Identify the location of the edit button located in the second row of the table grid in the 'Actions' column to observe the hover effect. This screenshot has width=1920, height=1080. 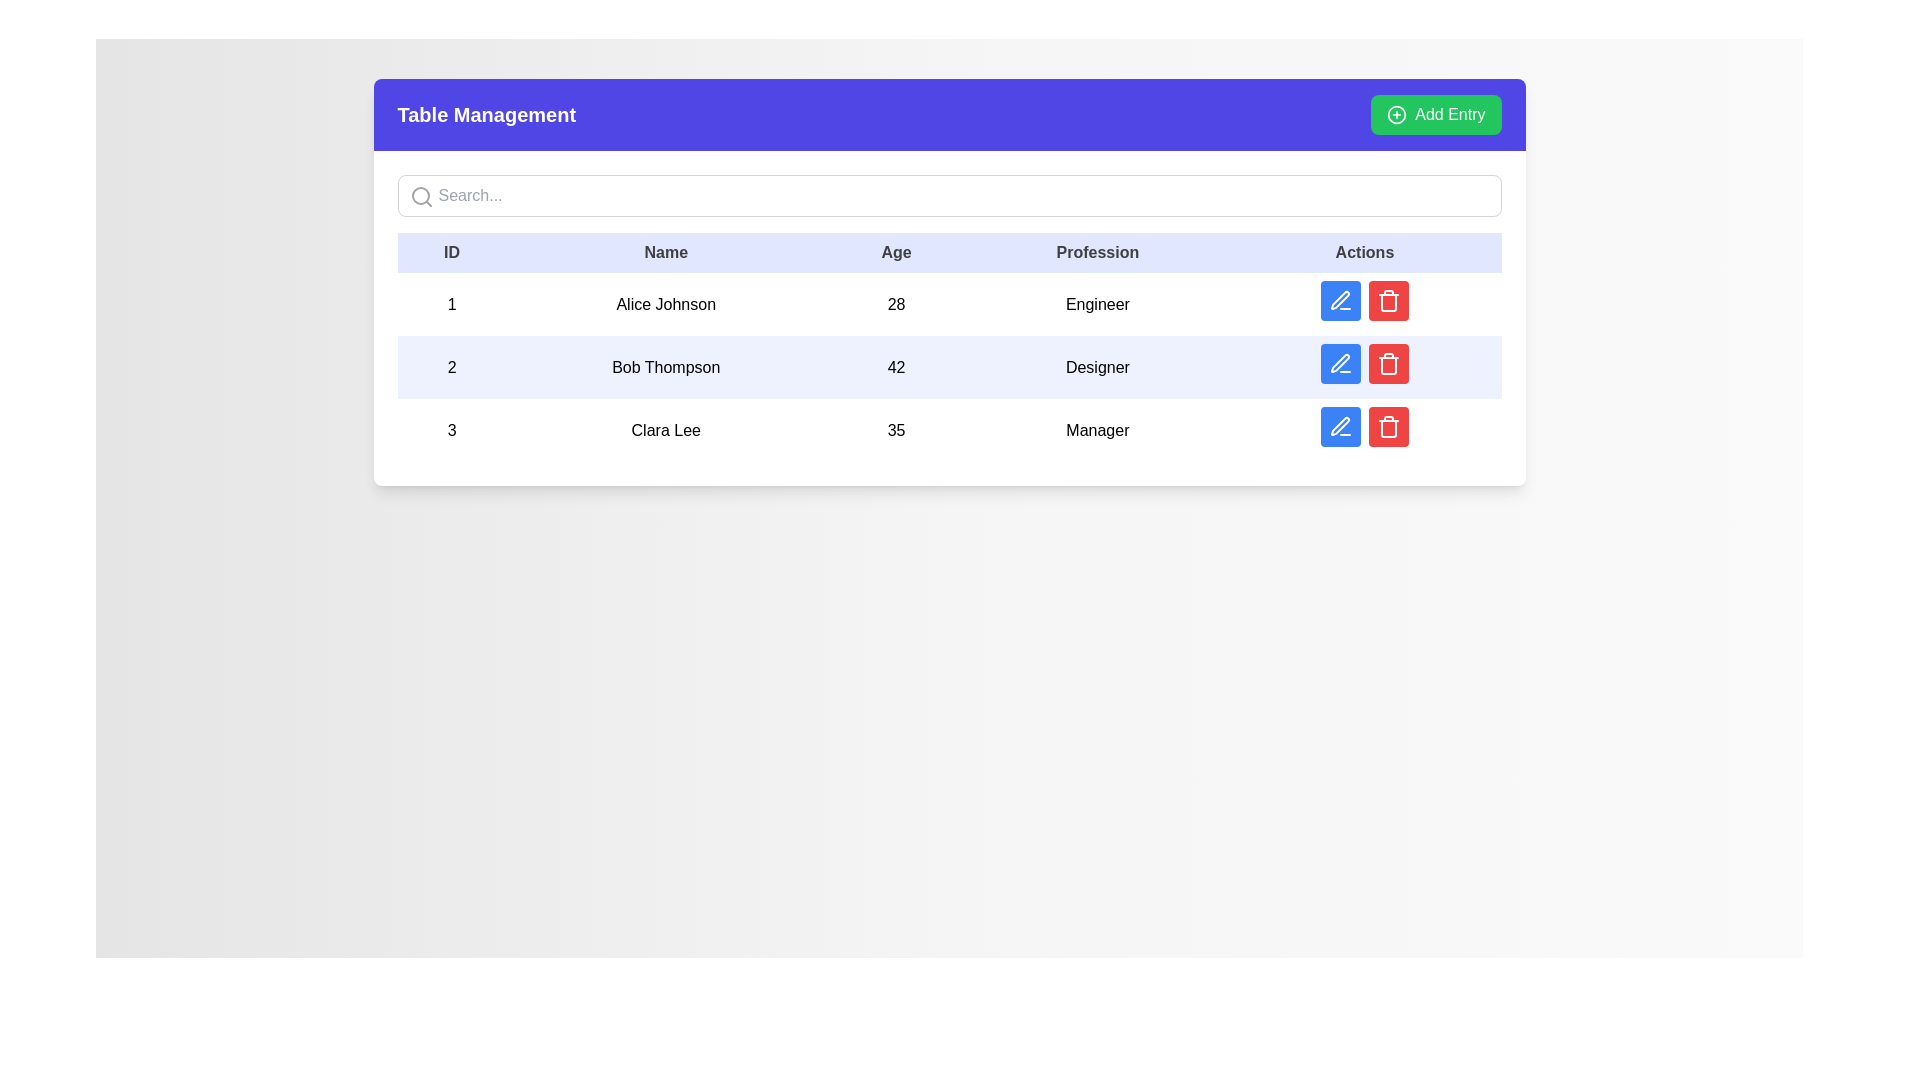
(1340, 363).